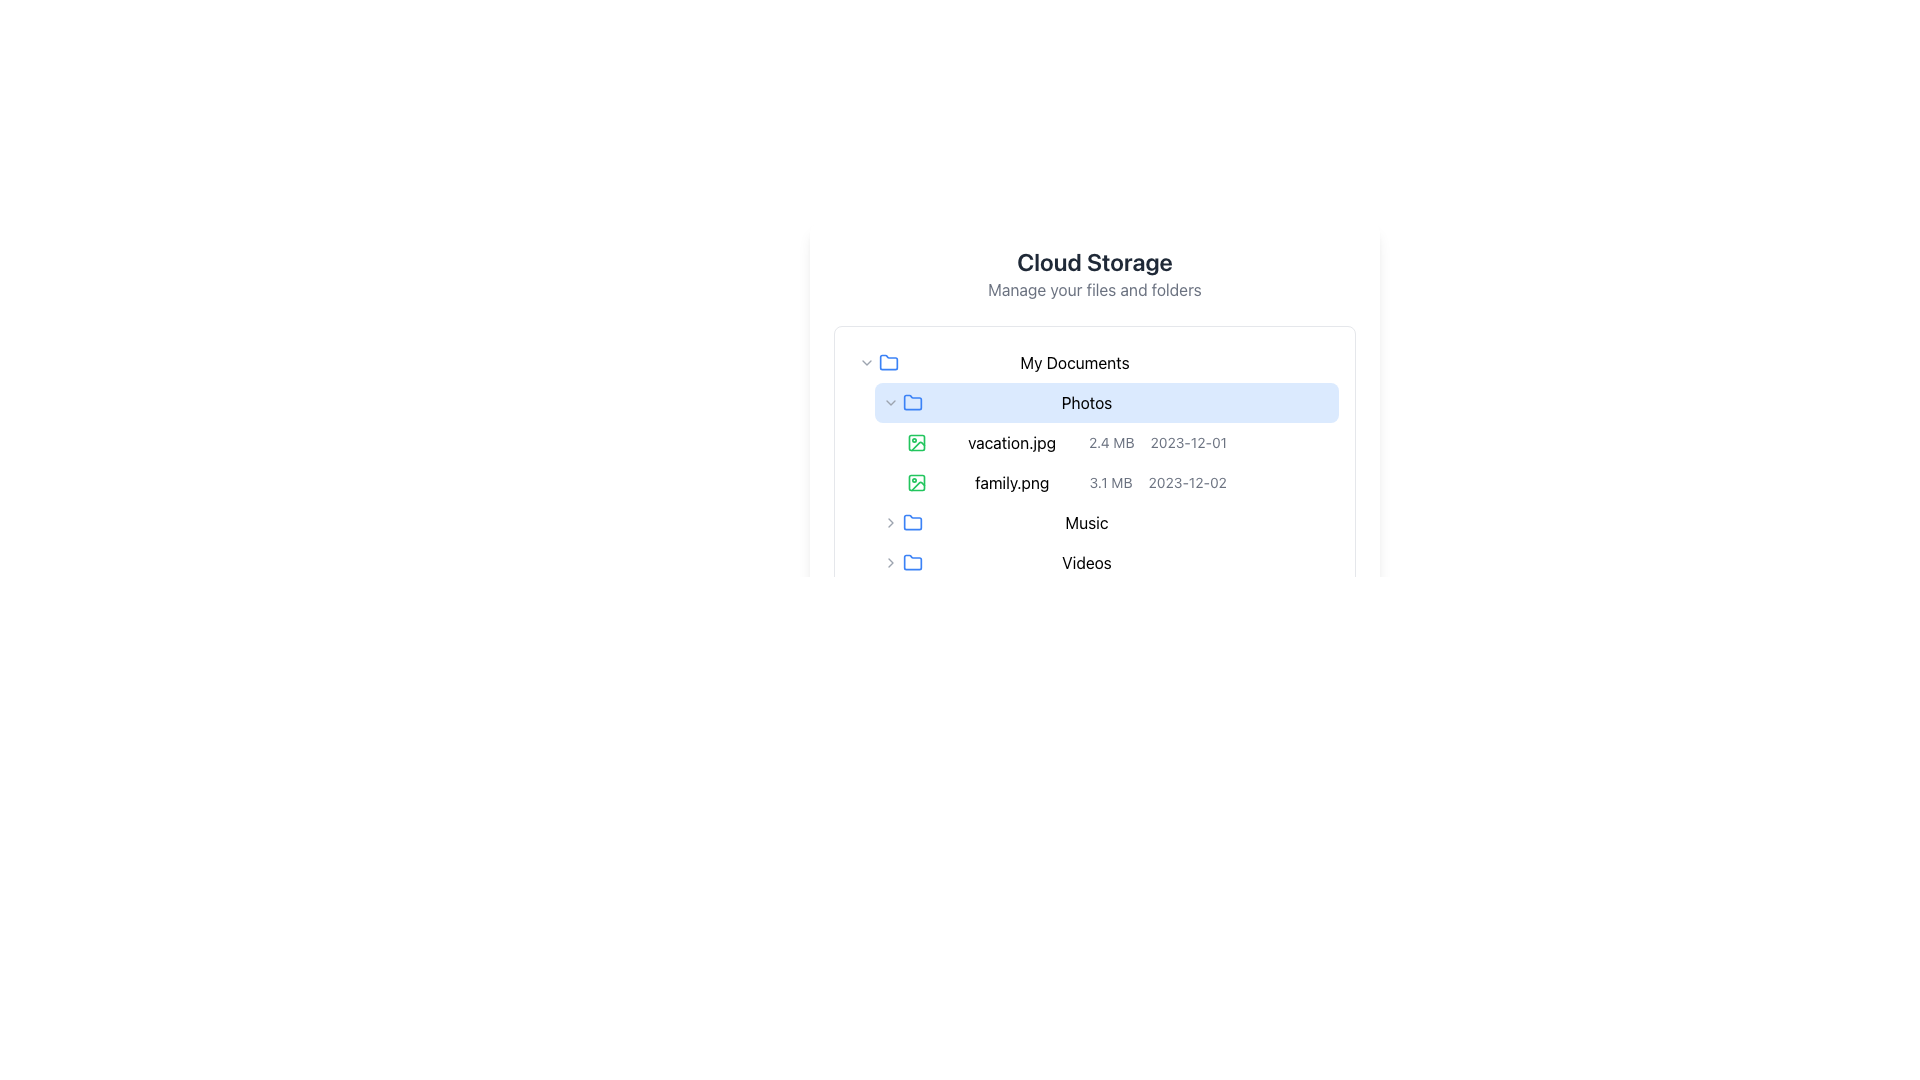 The height and width of the screenshot is (1080, 1920). I want to click on the first download button located next to the 'family.png' file entry, so click(1250, 482).